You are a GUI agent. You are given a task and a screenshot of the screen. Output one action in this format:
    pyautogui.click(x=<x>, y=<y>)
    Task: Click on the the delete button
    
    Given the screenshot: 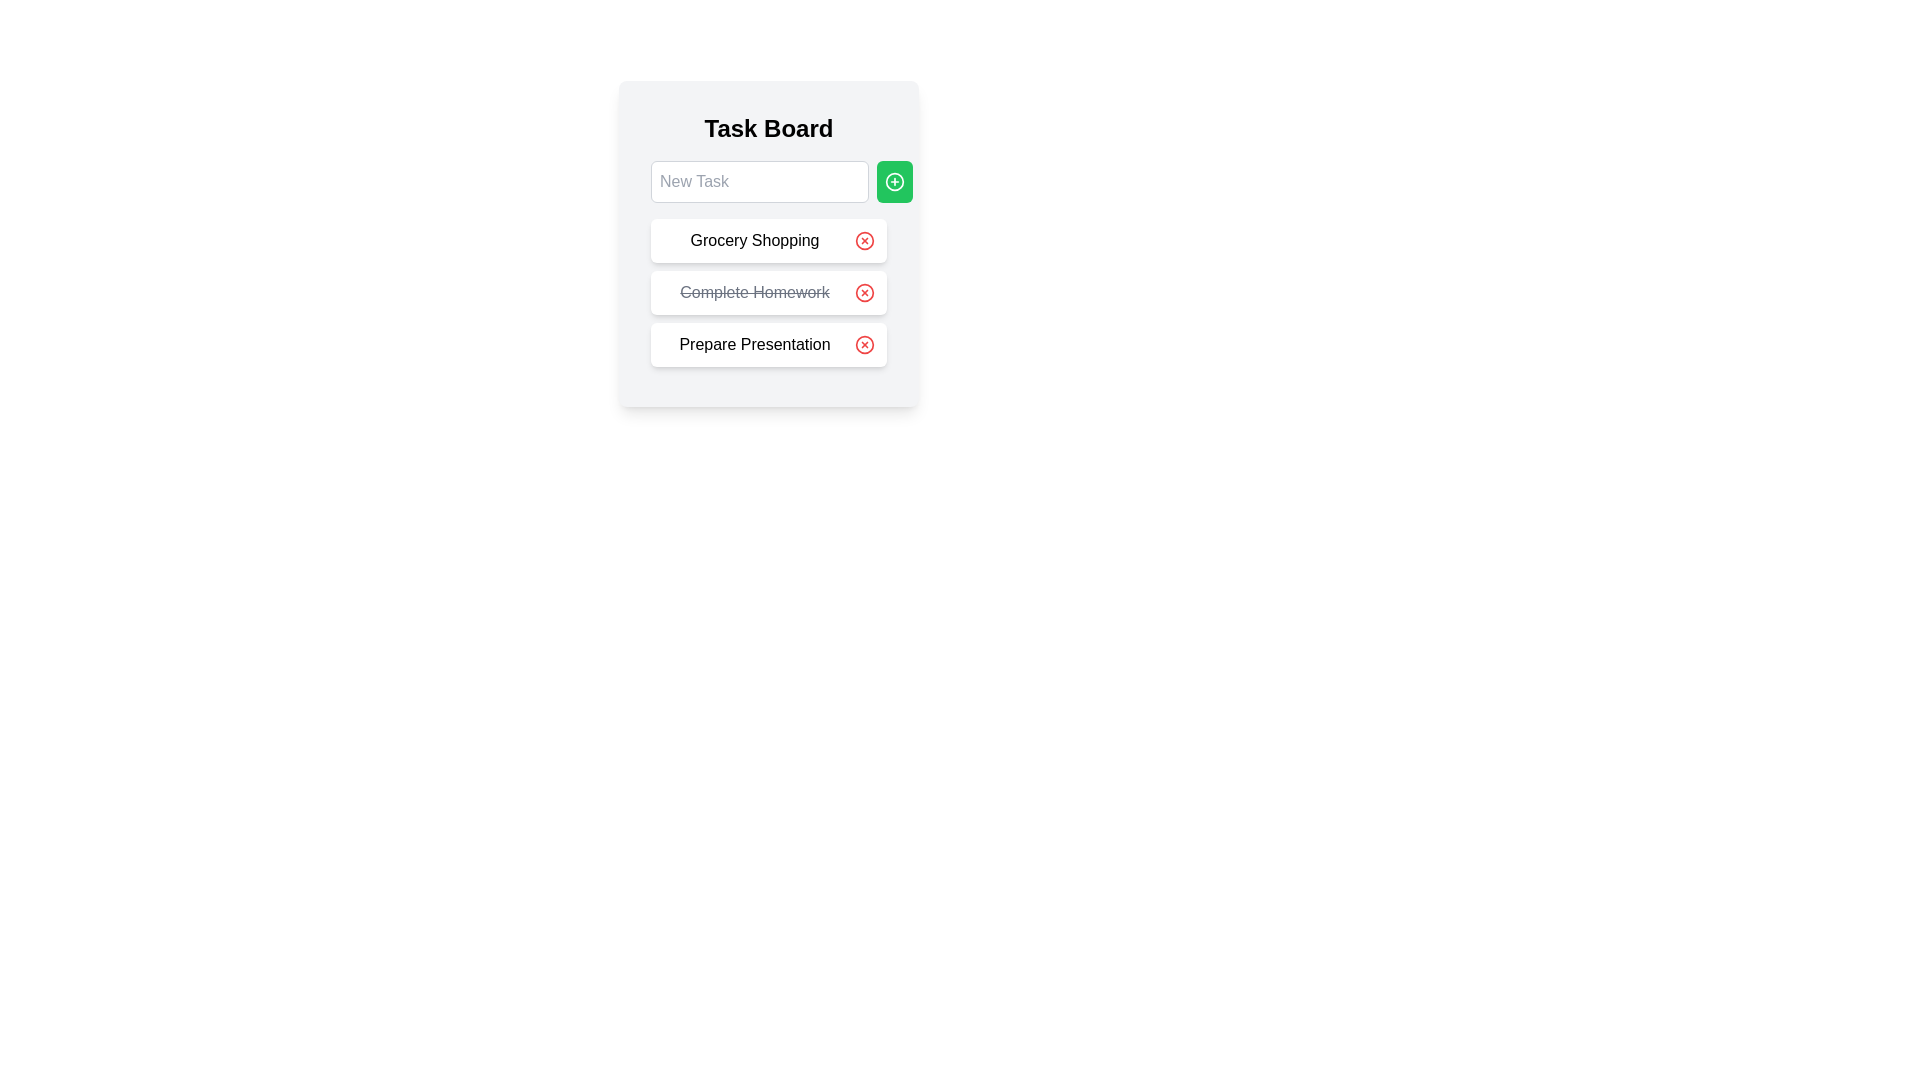 What is the action you would take?
    pyautogui.click(x=864, y=343)
    